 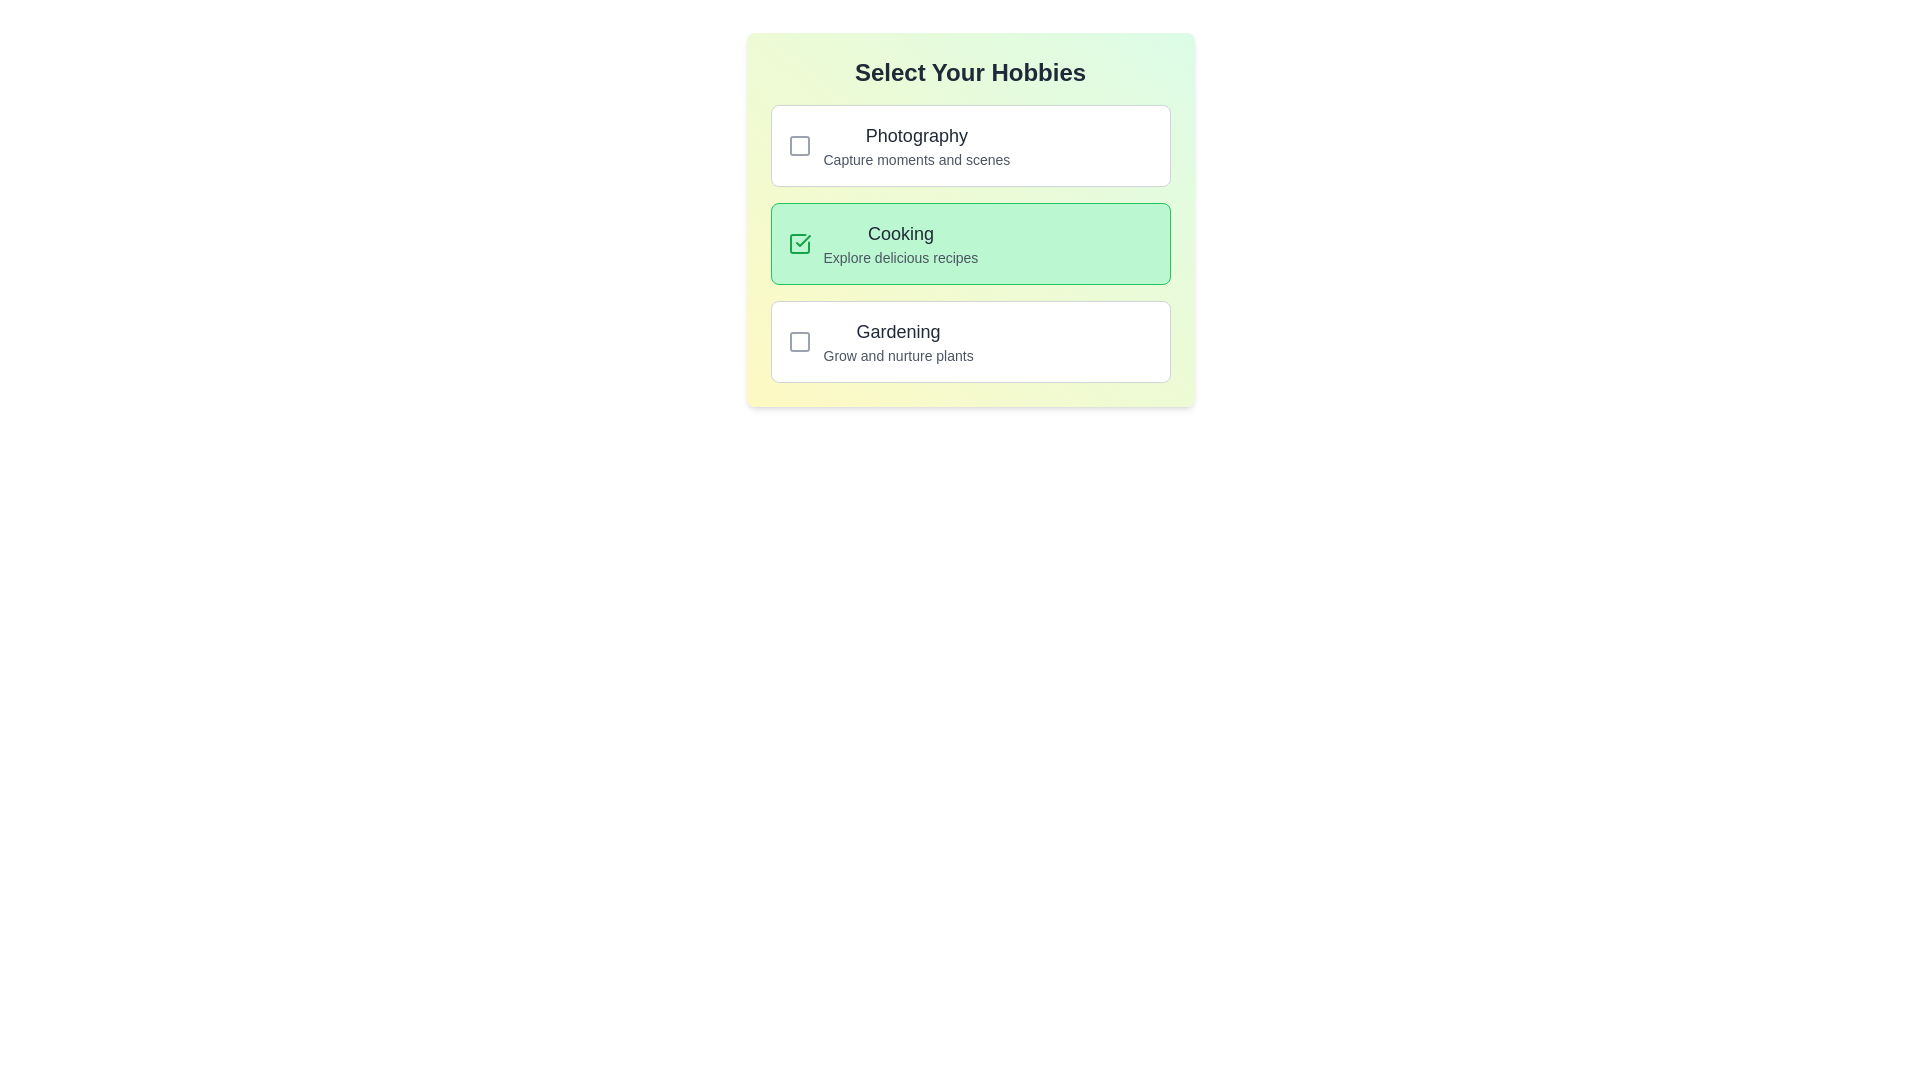 I want to click on the interactive graphical icon representing the deselected state of the 'Photography' hobby option, so click(x=798, y=145).